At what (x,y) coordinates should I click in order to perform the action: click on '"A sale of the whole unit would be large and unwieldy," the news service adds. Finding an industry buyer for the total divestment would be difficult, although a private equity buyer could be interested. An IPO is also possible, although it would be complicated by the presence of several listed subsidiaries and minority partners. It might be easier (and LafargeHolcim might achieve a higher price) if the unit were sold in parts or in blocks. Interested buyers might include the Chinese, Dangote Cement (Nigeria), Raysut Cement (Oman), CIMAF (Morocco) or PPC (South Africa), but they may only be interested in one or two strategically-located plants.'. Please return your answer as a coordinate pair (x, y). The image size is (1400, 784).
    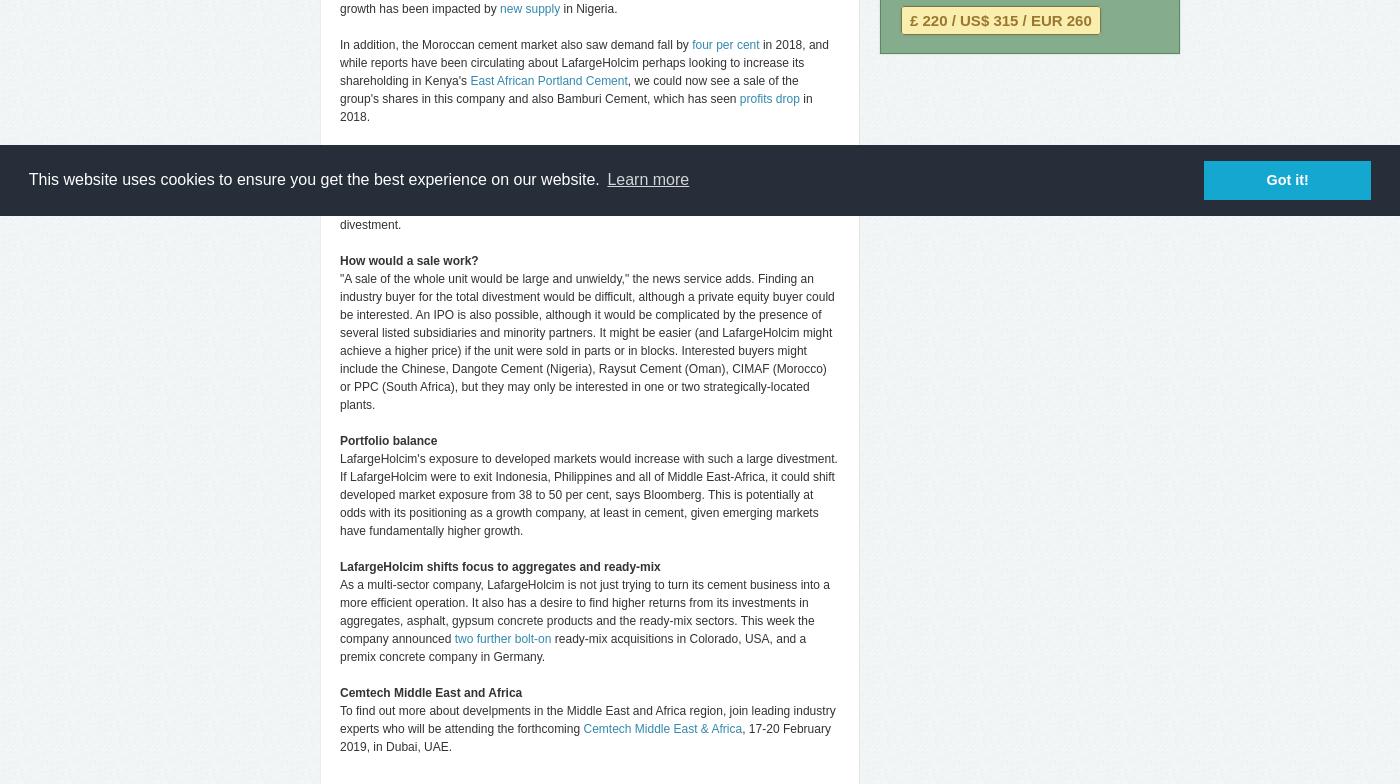
    Looking at the image, I should click on (587, 341).